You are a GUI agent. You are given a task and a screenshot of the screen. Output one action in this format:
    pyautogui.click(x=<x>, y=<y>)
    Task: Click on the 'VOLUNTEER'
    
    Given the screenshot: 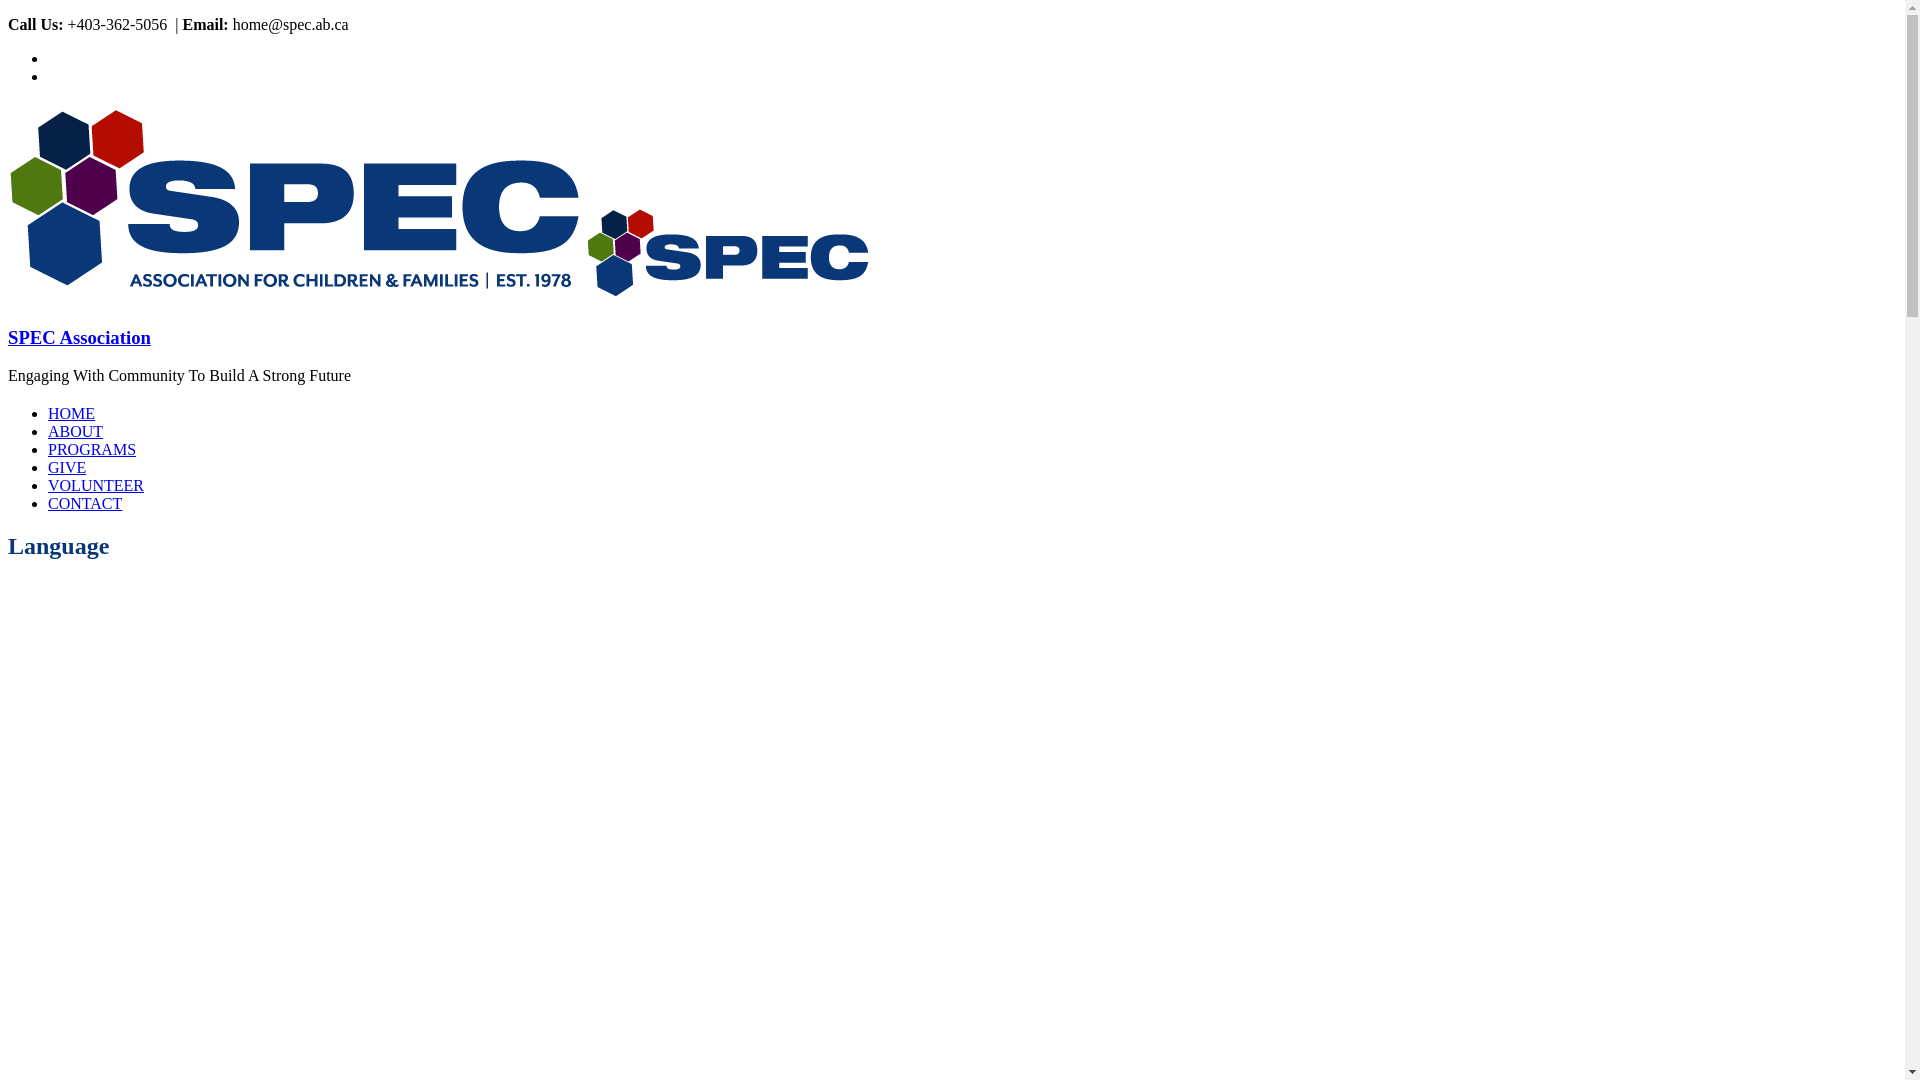 What is the action you would take?
    pyautogui.click(x=95, y=485)
    